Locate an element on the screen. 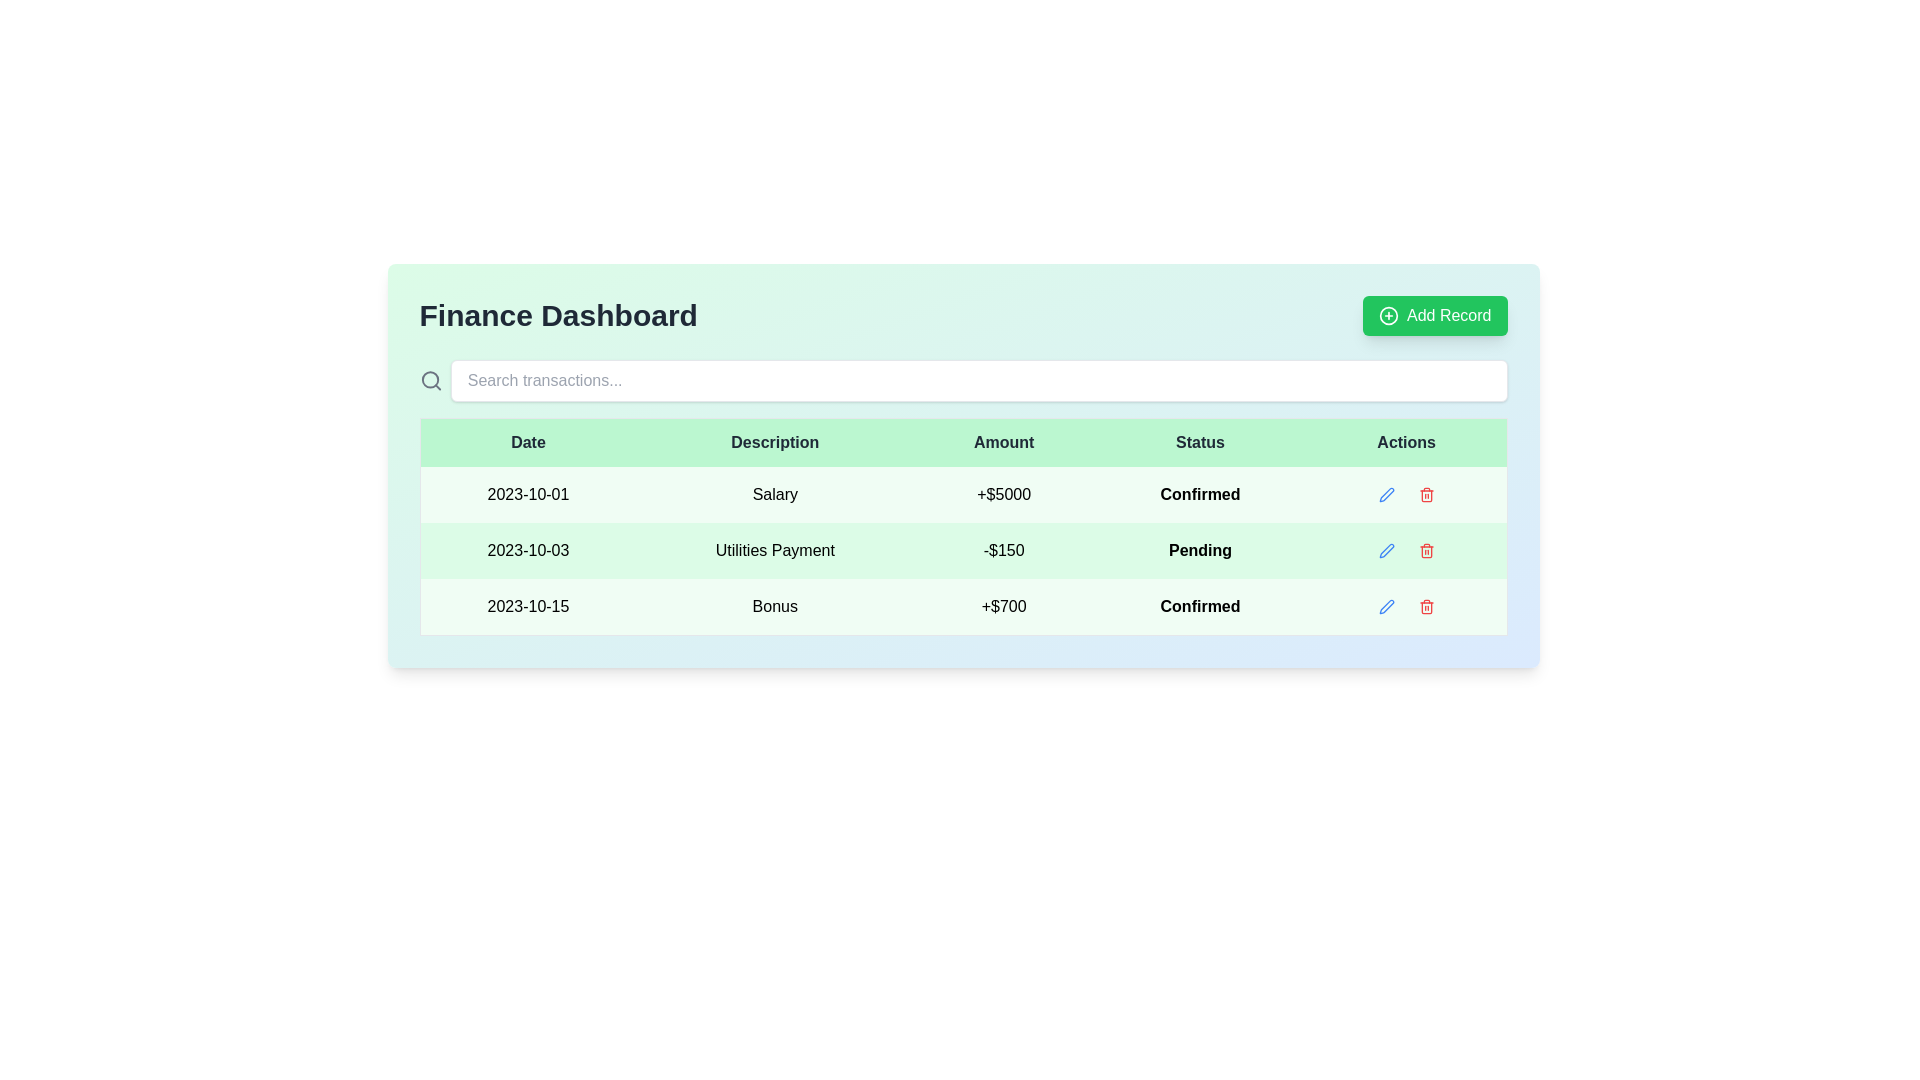 Image resolution: width=1920 pixels, height=1080 pixels. displayed transaction date from the table cell located in the second row under the 'Date' column, which is positioned to the far left of the table structure is located at coordinates (528, 551).